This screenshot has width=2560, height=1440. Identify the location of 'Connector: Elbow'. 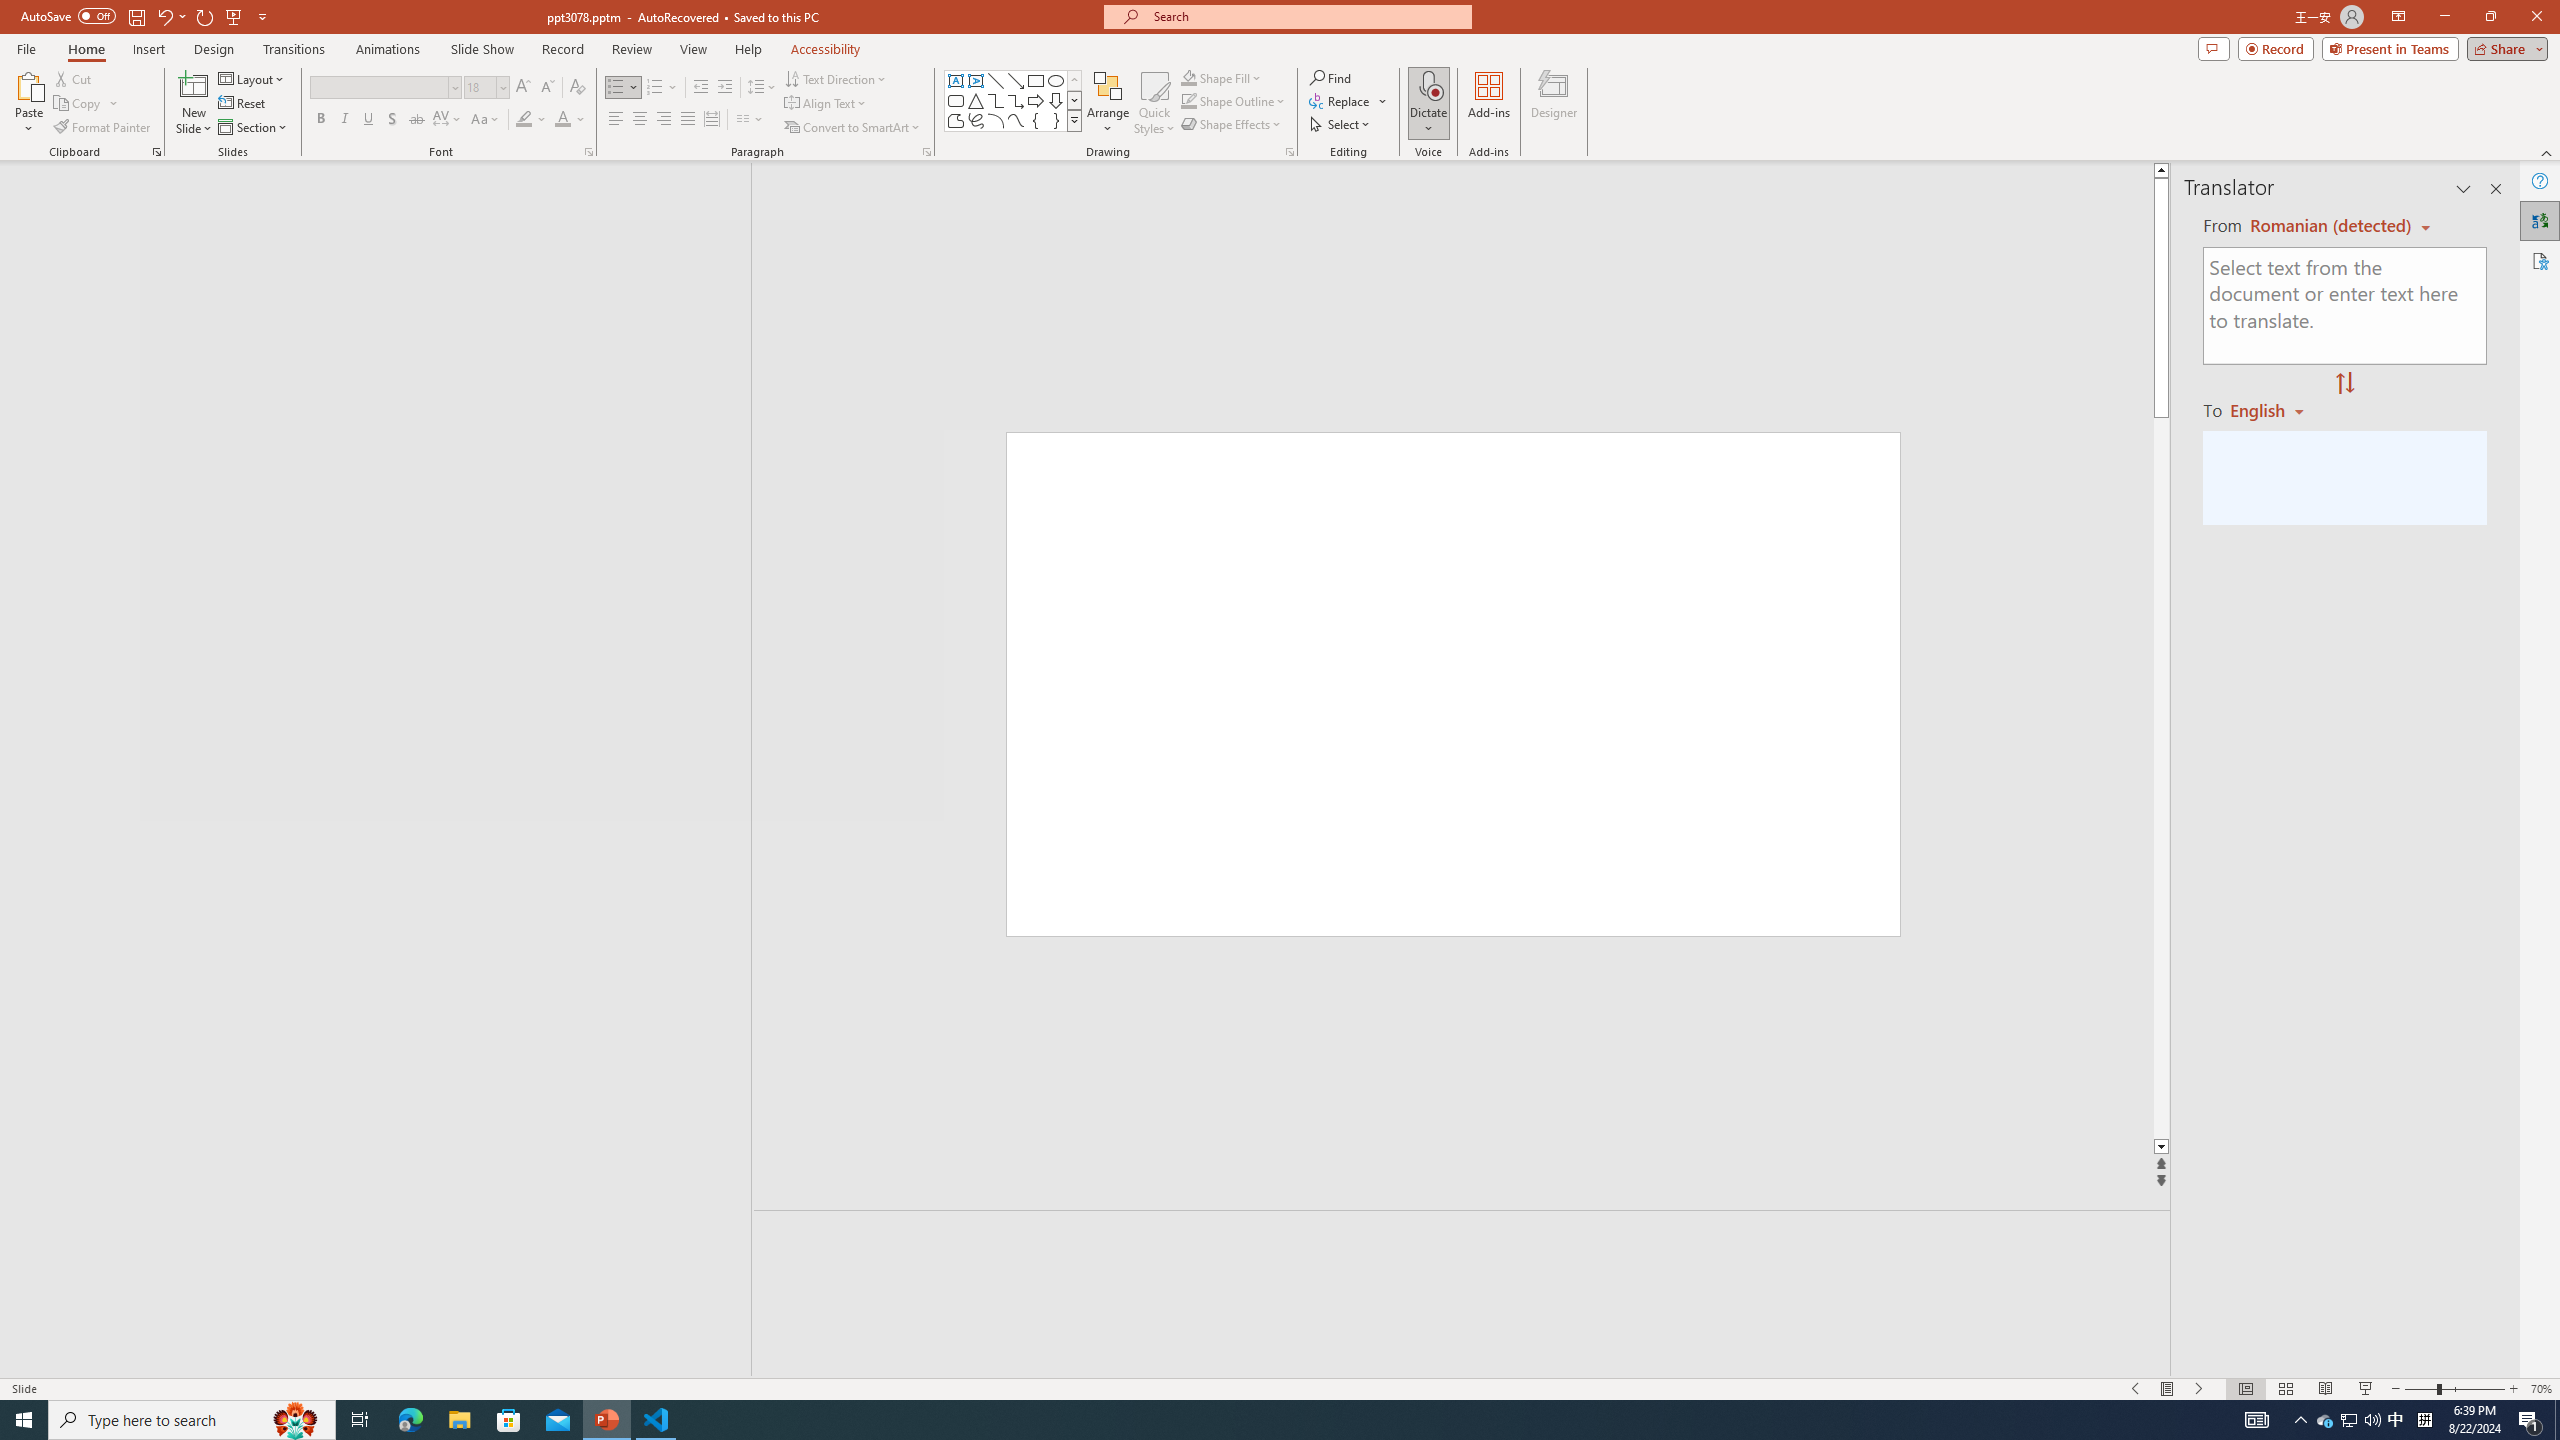
(994, 99).